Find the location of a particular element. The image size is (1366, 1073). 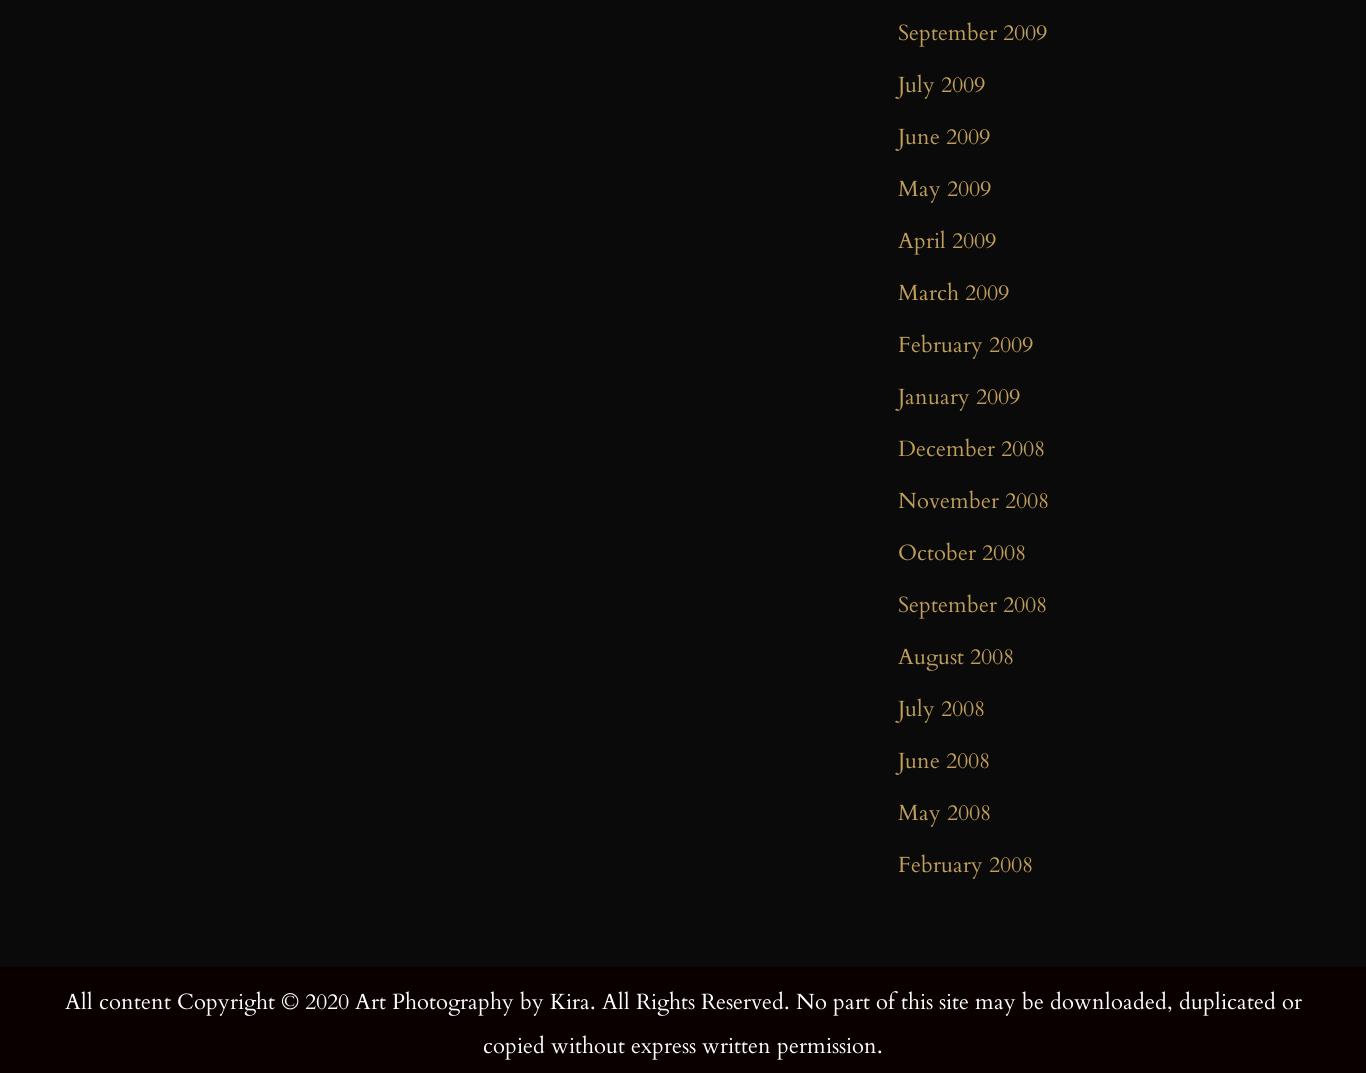

'September 2009' is located at coordinates (972, 32).